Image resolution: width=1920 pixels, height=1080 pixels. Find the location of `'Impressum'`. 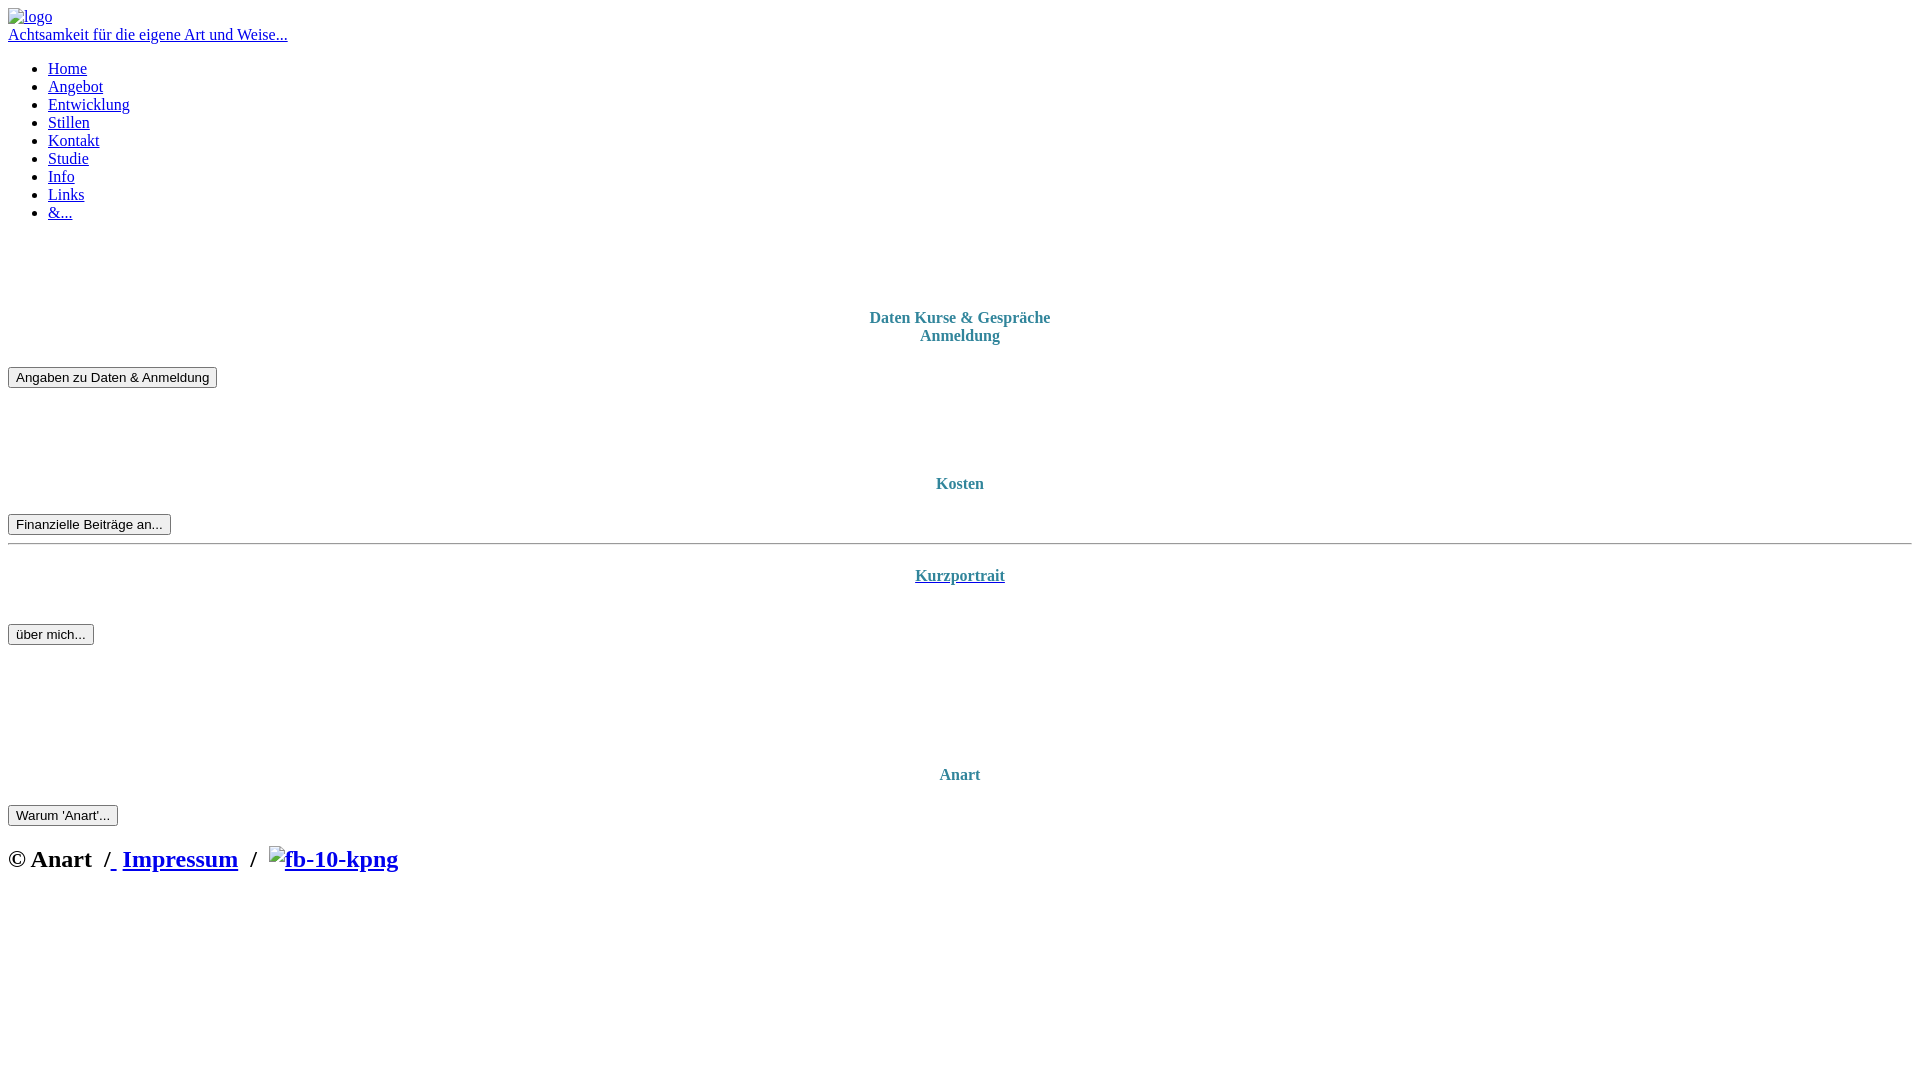

'Impressum' is located at coordinates (181, 858).